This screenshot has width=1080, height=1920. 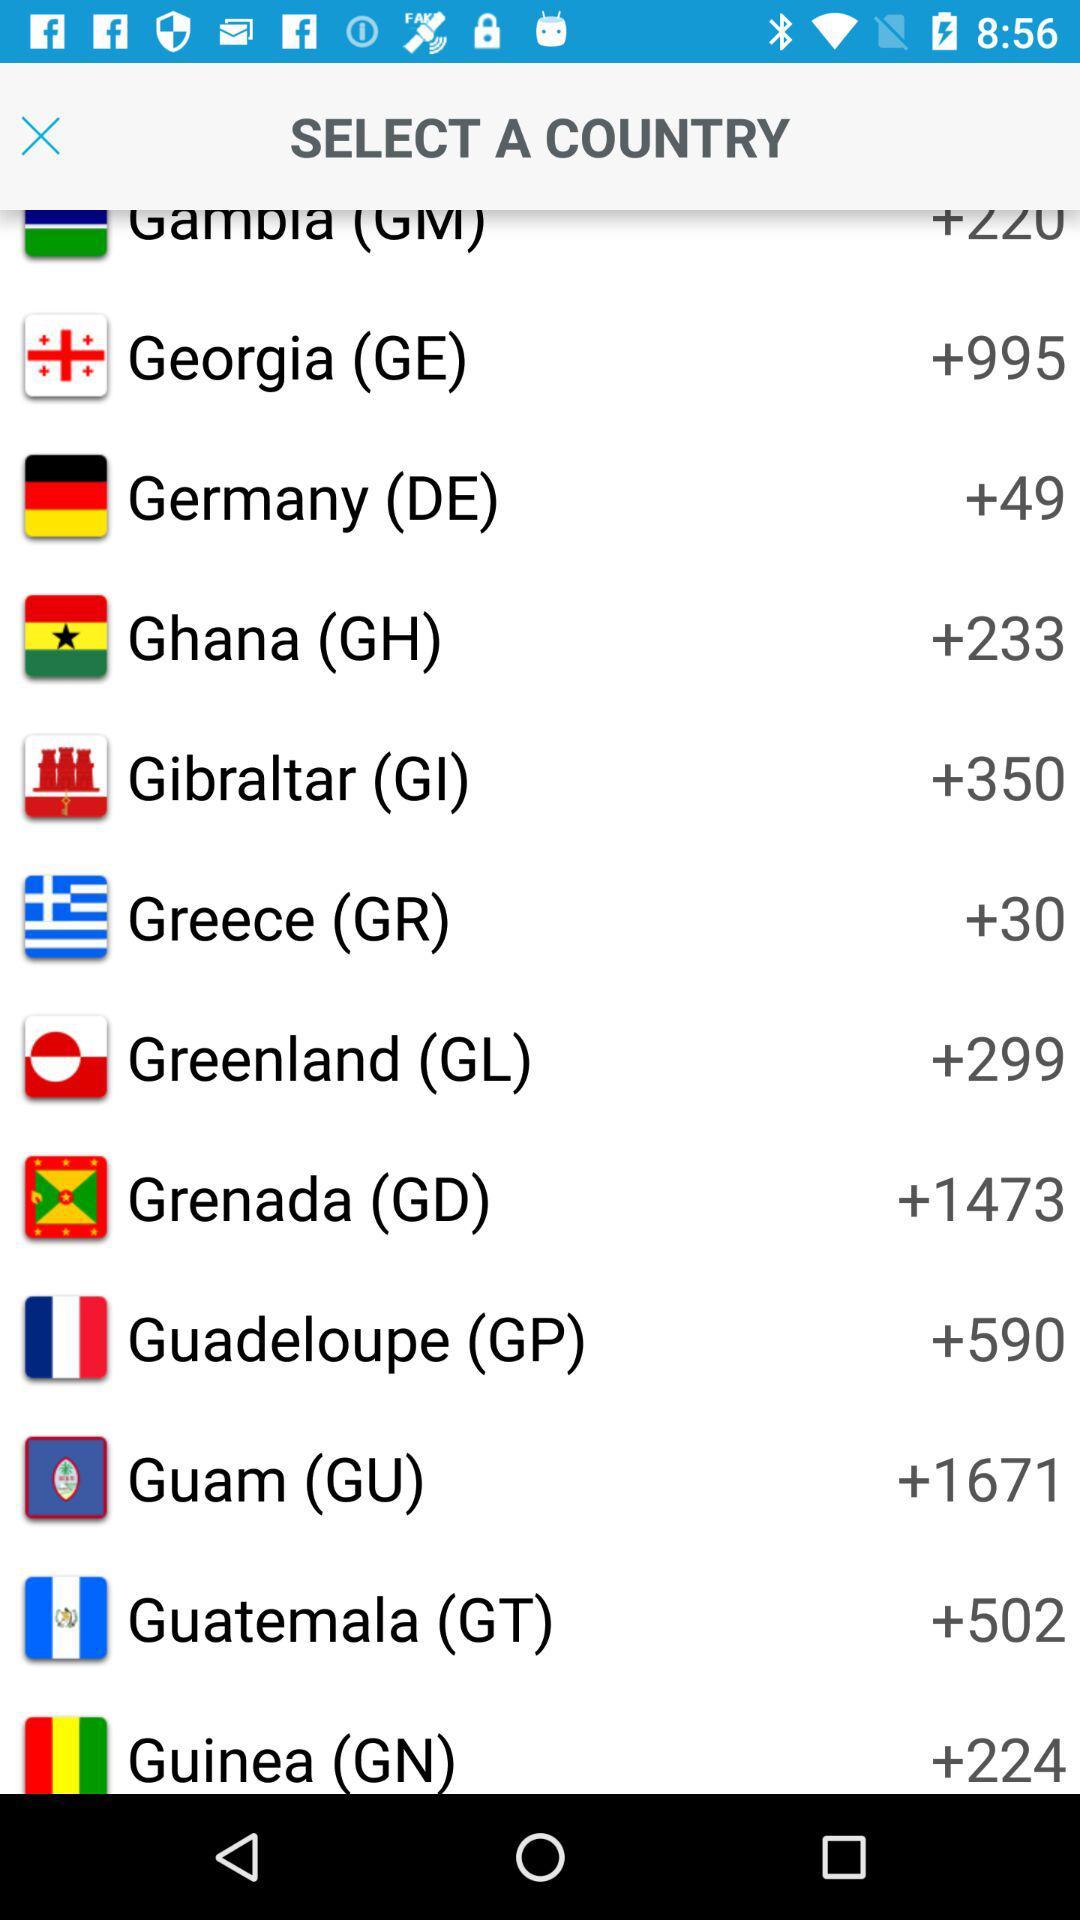 I want to click on the guinea (gn), so click(x=292, y=1754).